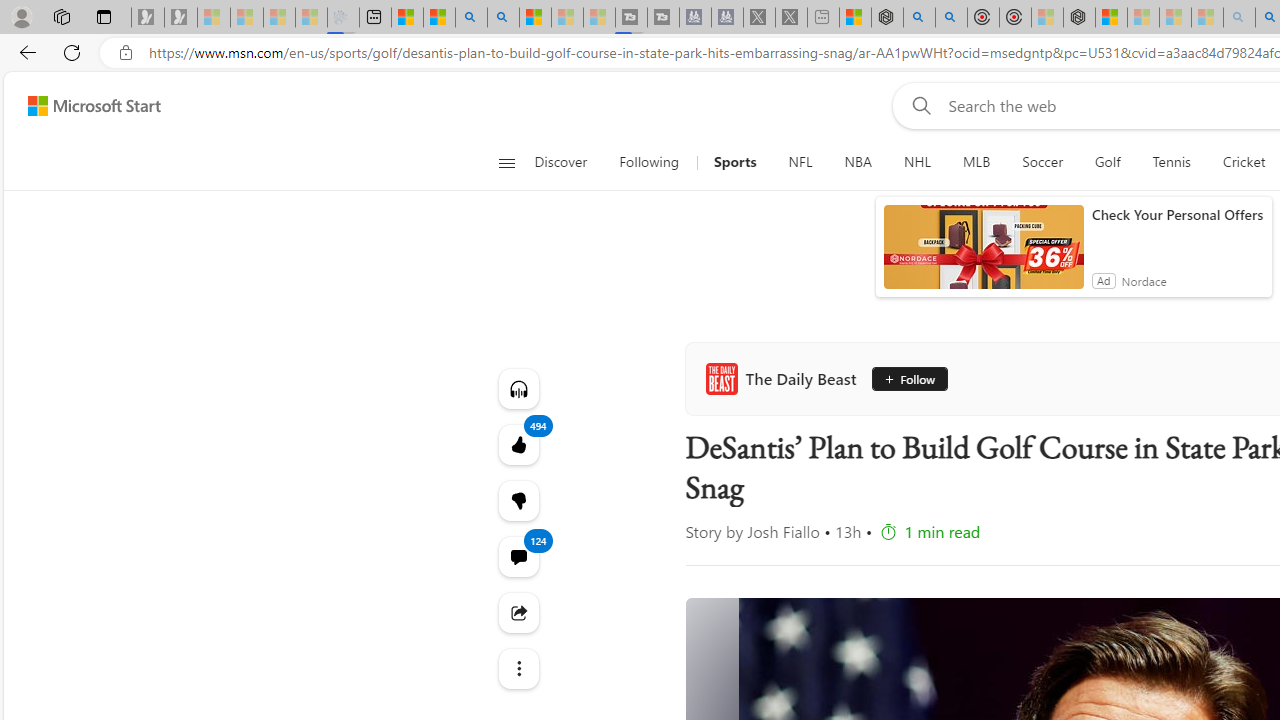 The height and width of the screenshot is (720, 1280). I want to click on 'NHL', so click(916, 162).